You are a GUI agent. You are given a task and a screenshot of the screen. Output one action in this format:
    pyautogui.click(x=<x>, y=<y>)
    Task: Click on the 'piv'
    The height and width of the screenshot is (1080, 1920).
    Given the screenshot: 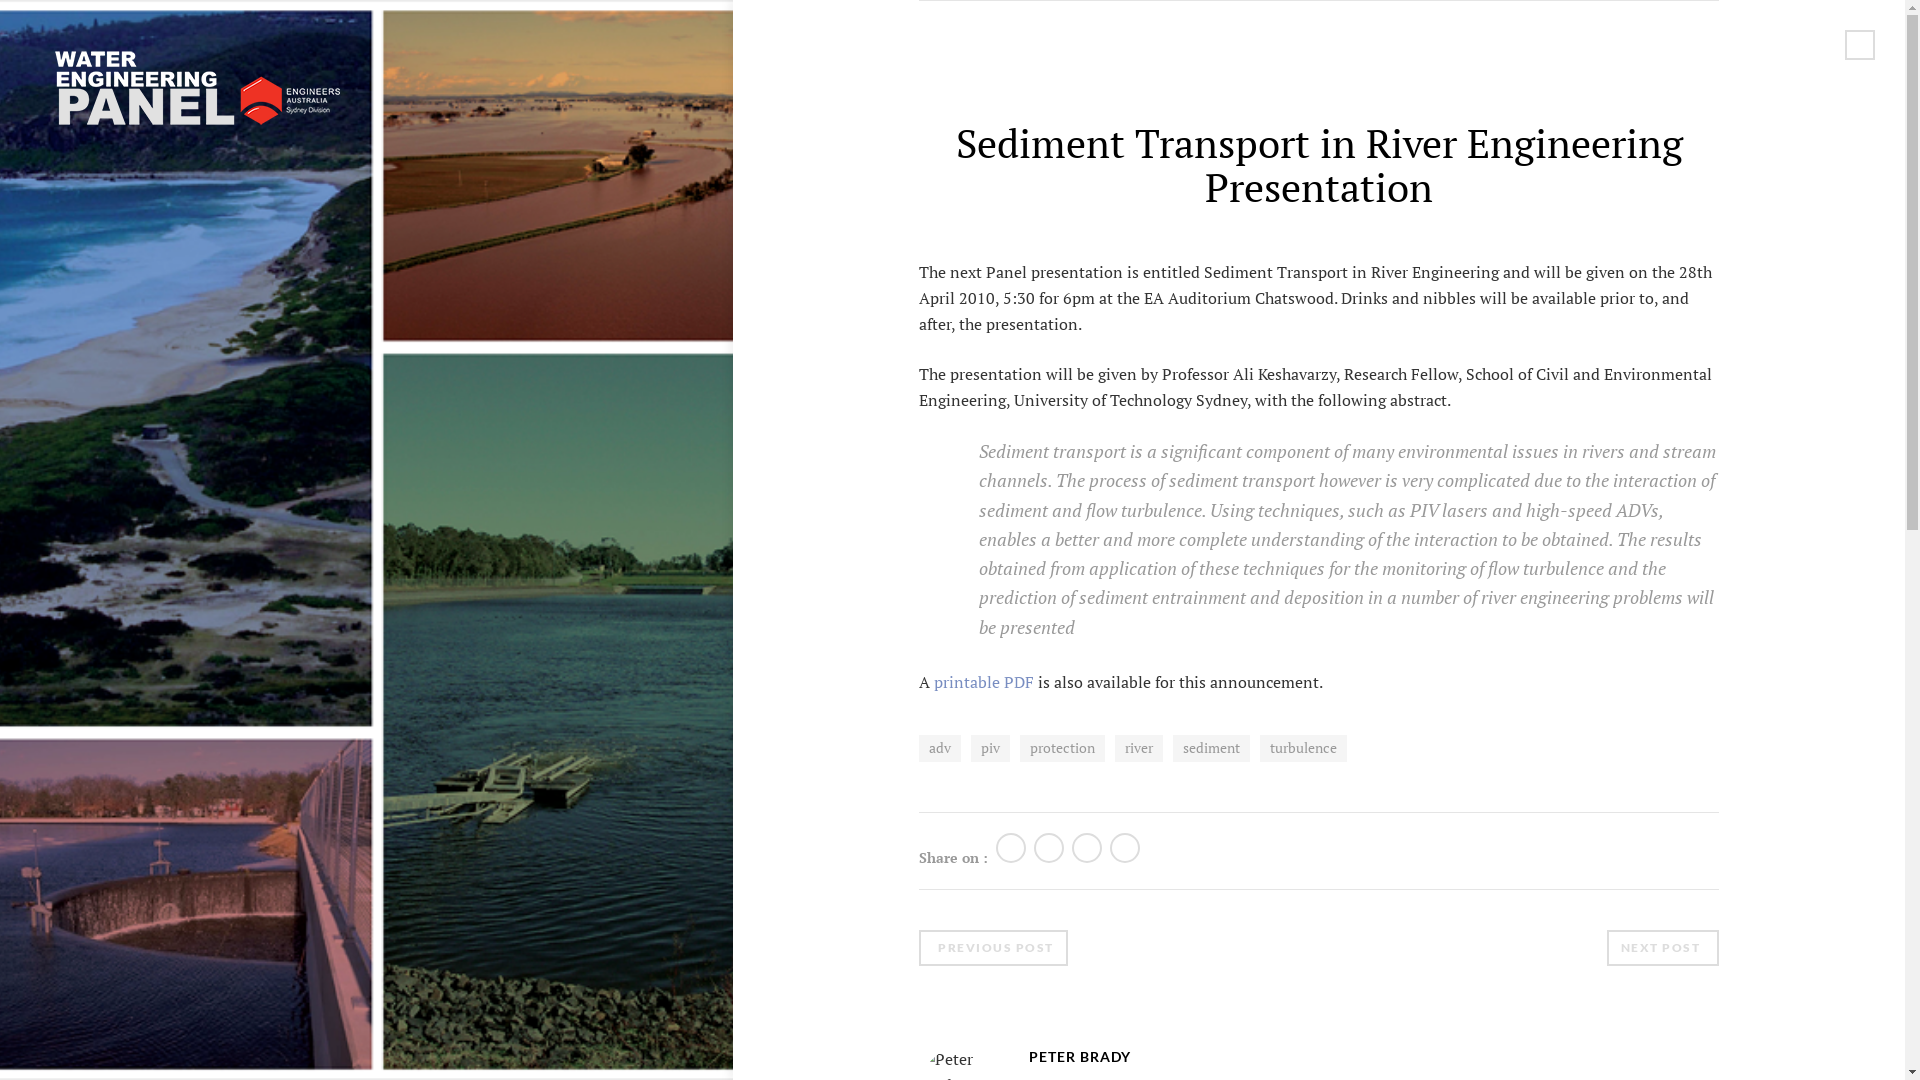 What is the action you would take?
    pyautogui.click(x=990, y=748)
    